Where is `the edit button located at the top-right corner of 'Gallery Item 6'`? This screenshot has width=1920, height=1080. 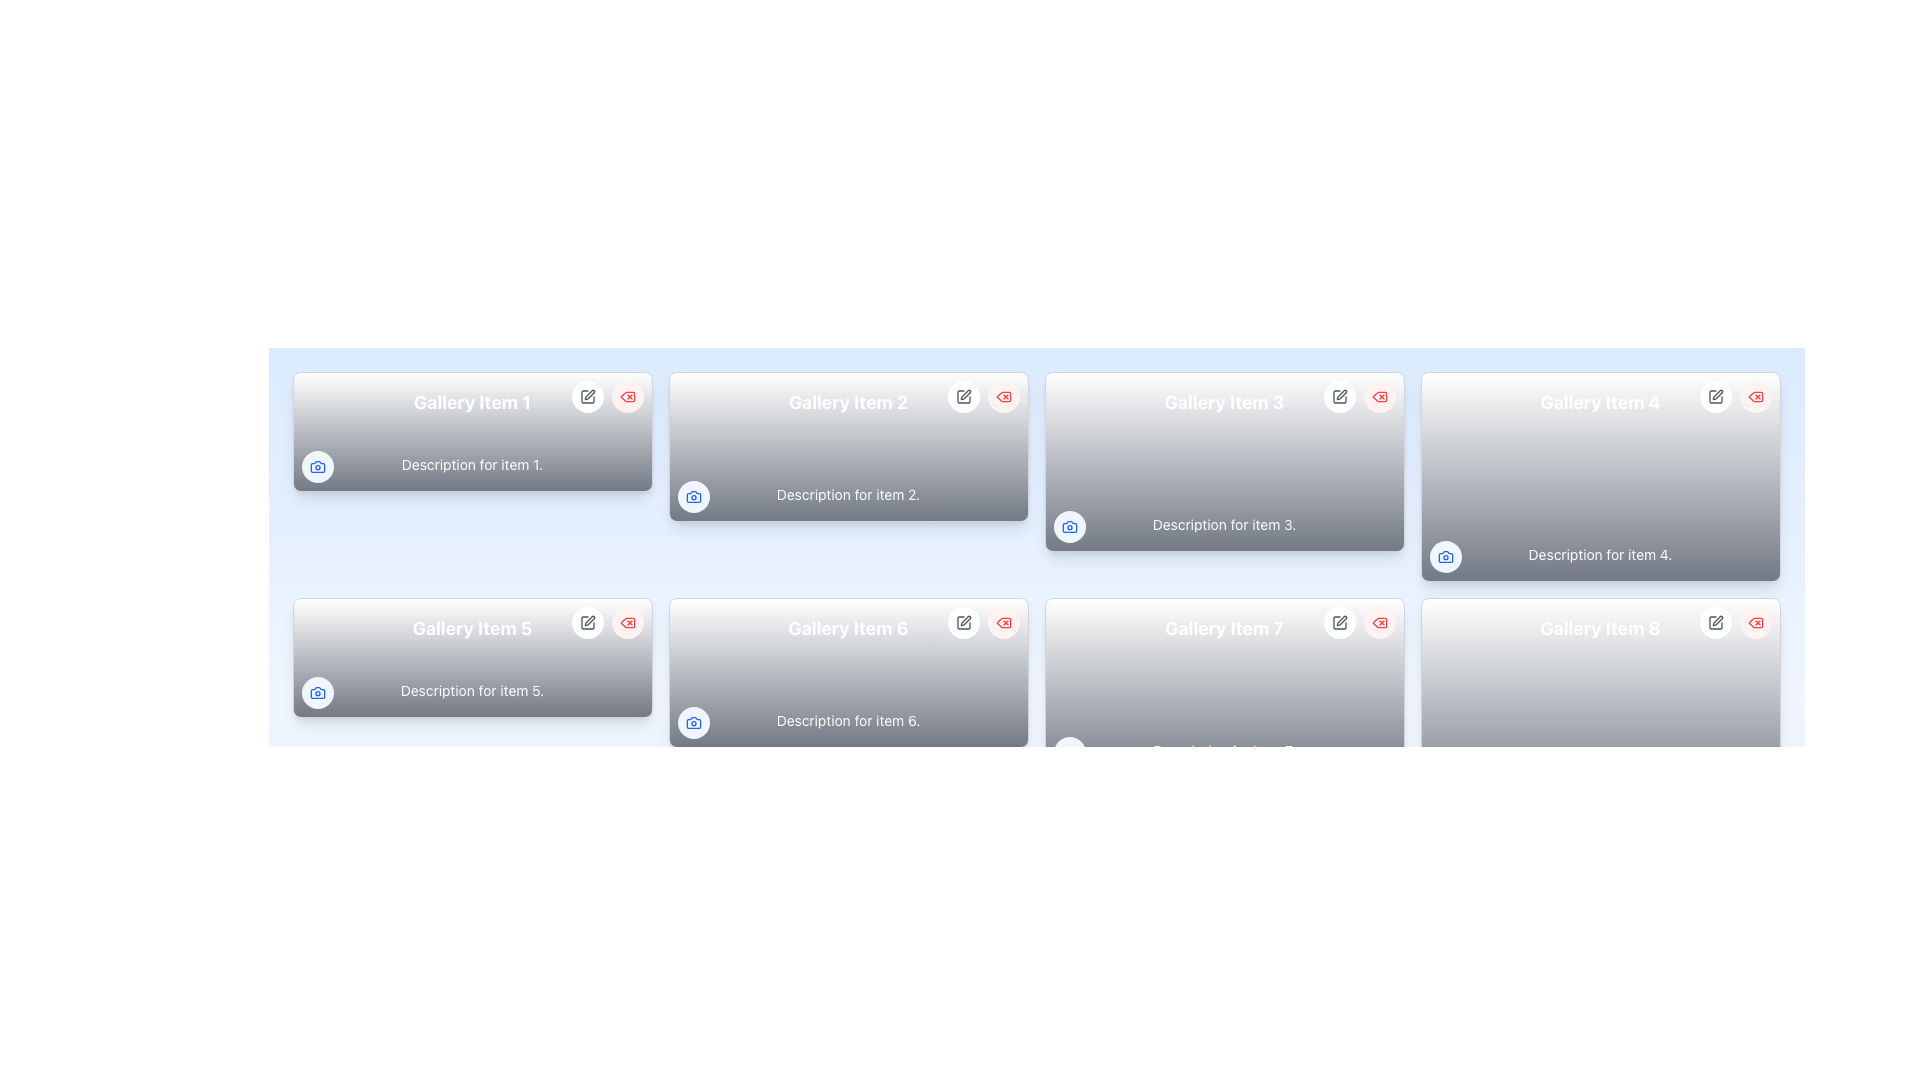
the edit button located at the top-right corner of 'Gallery Item 6' is located at coordinates (963, 622).